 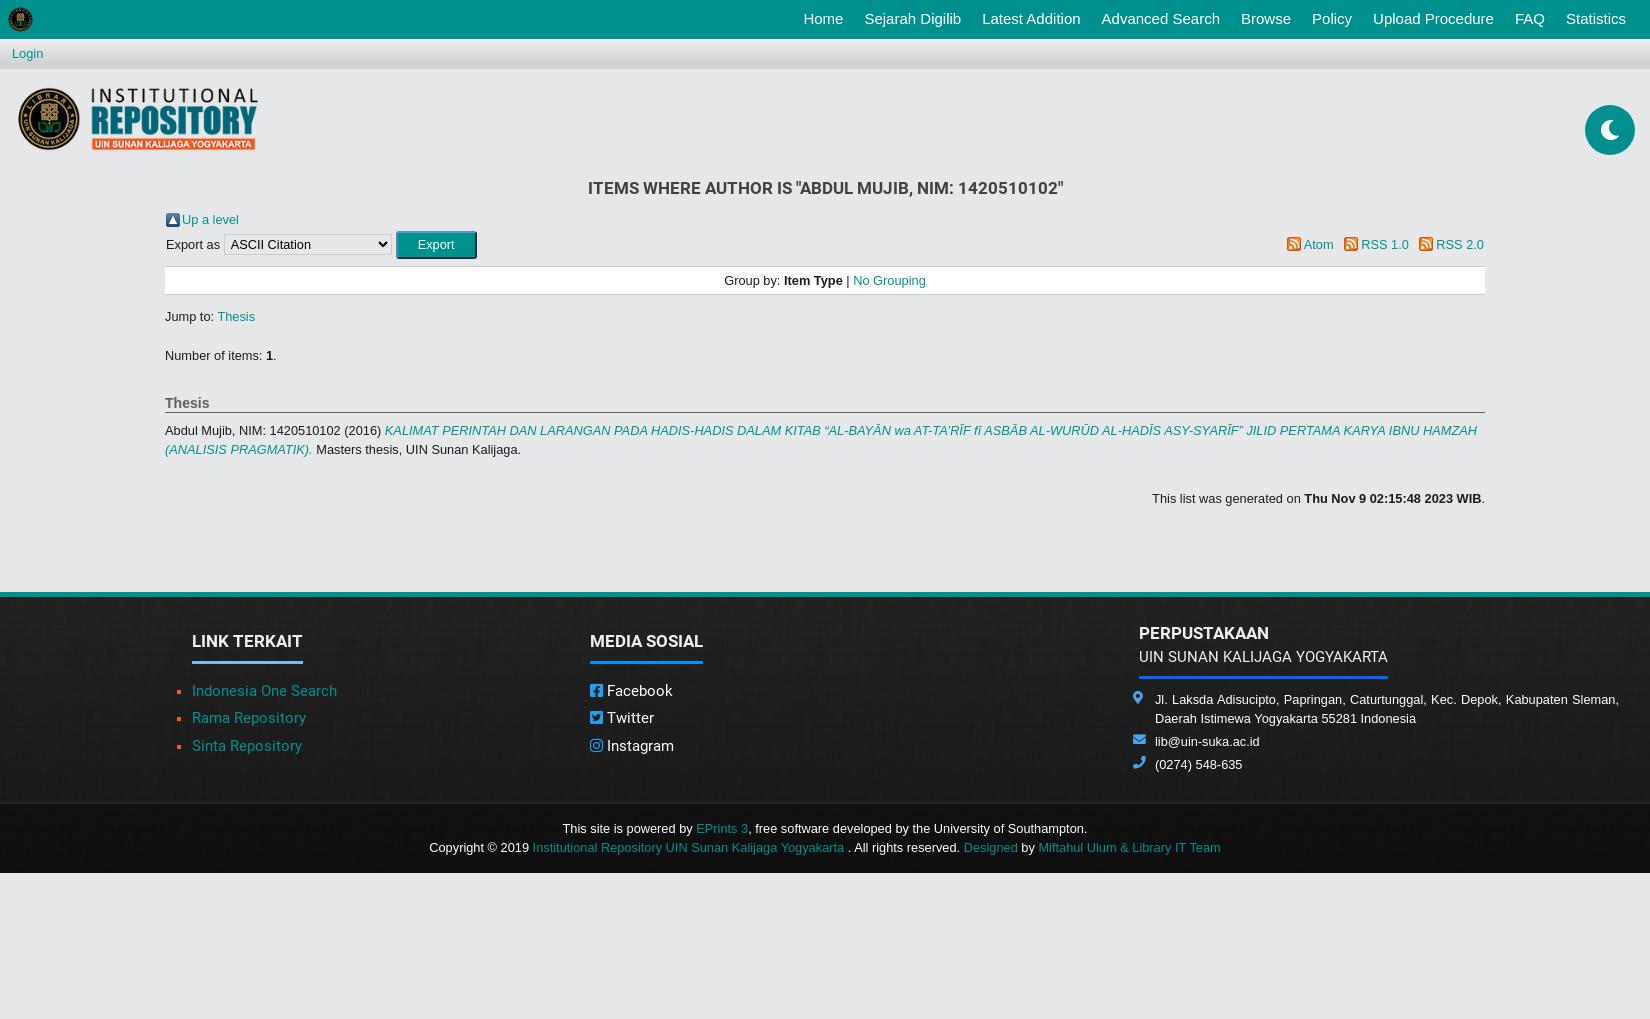 I want to click on 'Jl. Laksda Adisucipto, Papringan, Caturtunggal, Kec. Depok, Kabupaten Sleman, Daerah Istimewa Yogyakarta 55281 Indonesia', so click(x=1385, y=708).